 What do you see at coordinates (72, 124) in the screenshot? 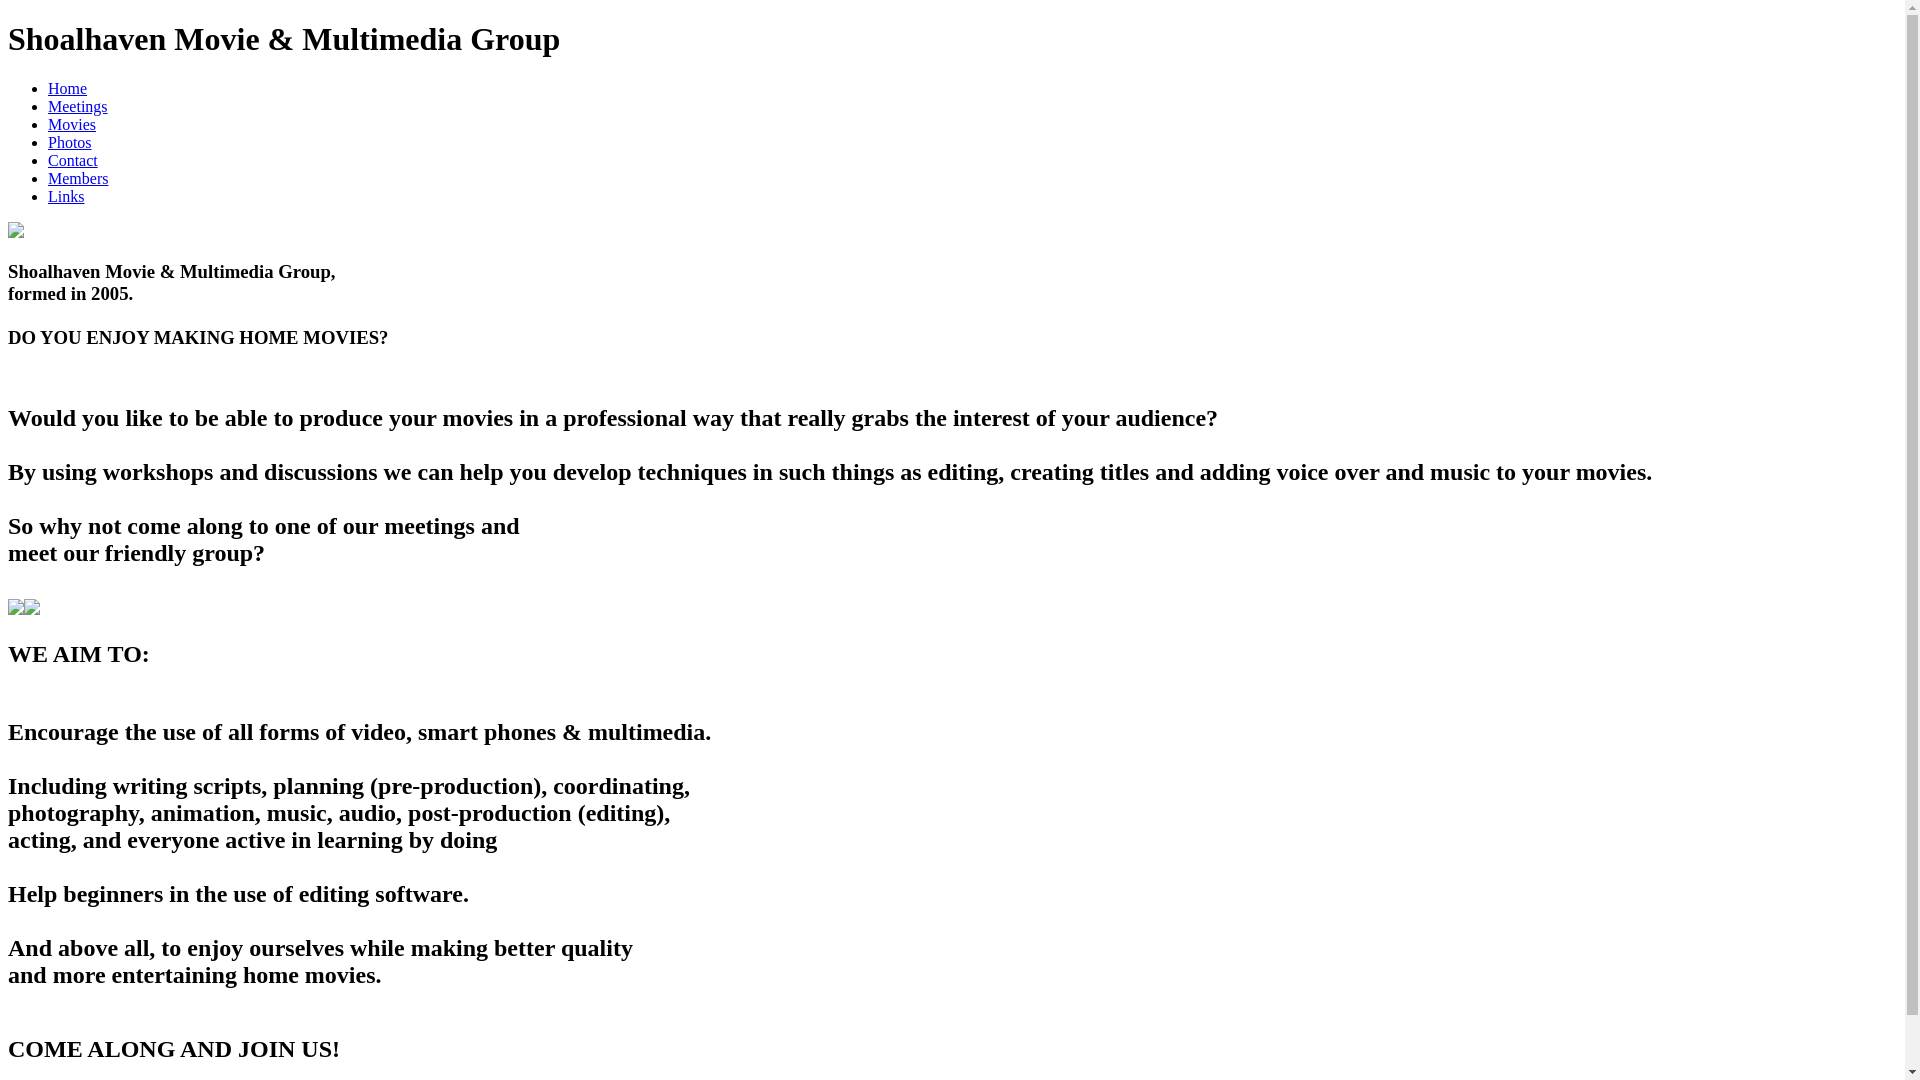
I see `'Movies'` at bounding box center [72, 124].